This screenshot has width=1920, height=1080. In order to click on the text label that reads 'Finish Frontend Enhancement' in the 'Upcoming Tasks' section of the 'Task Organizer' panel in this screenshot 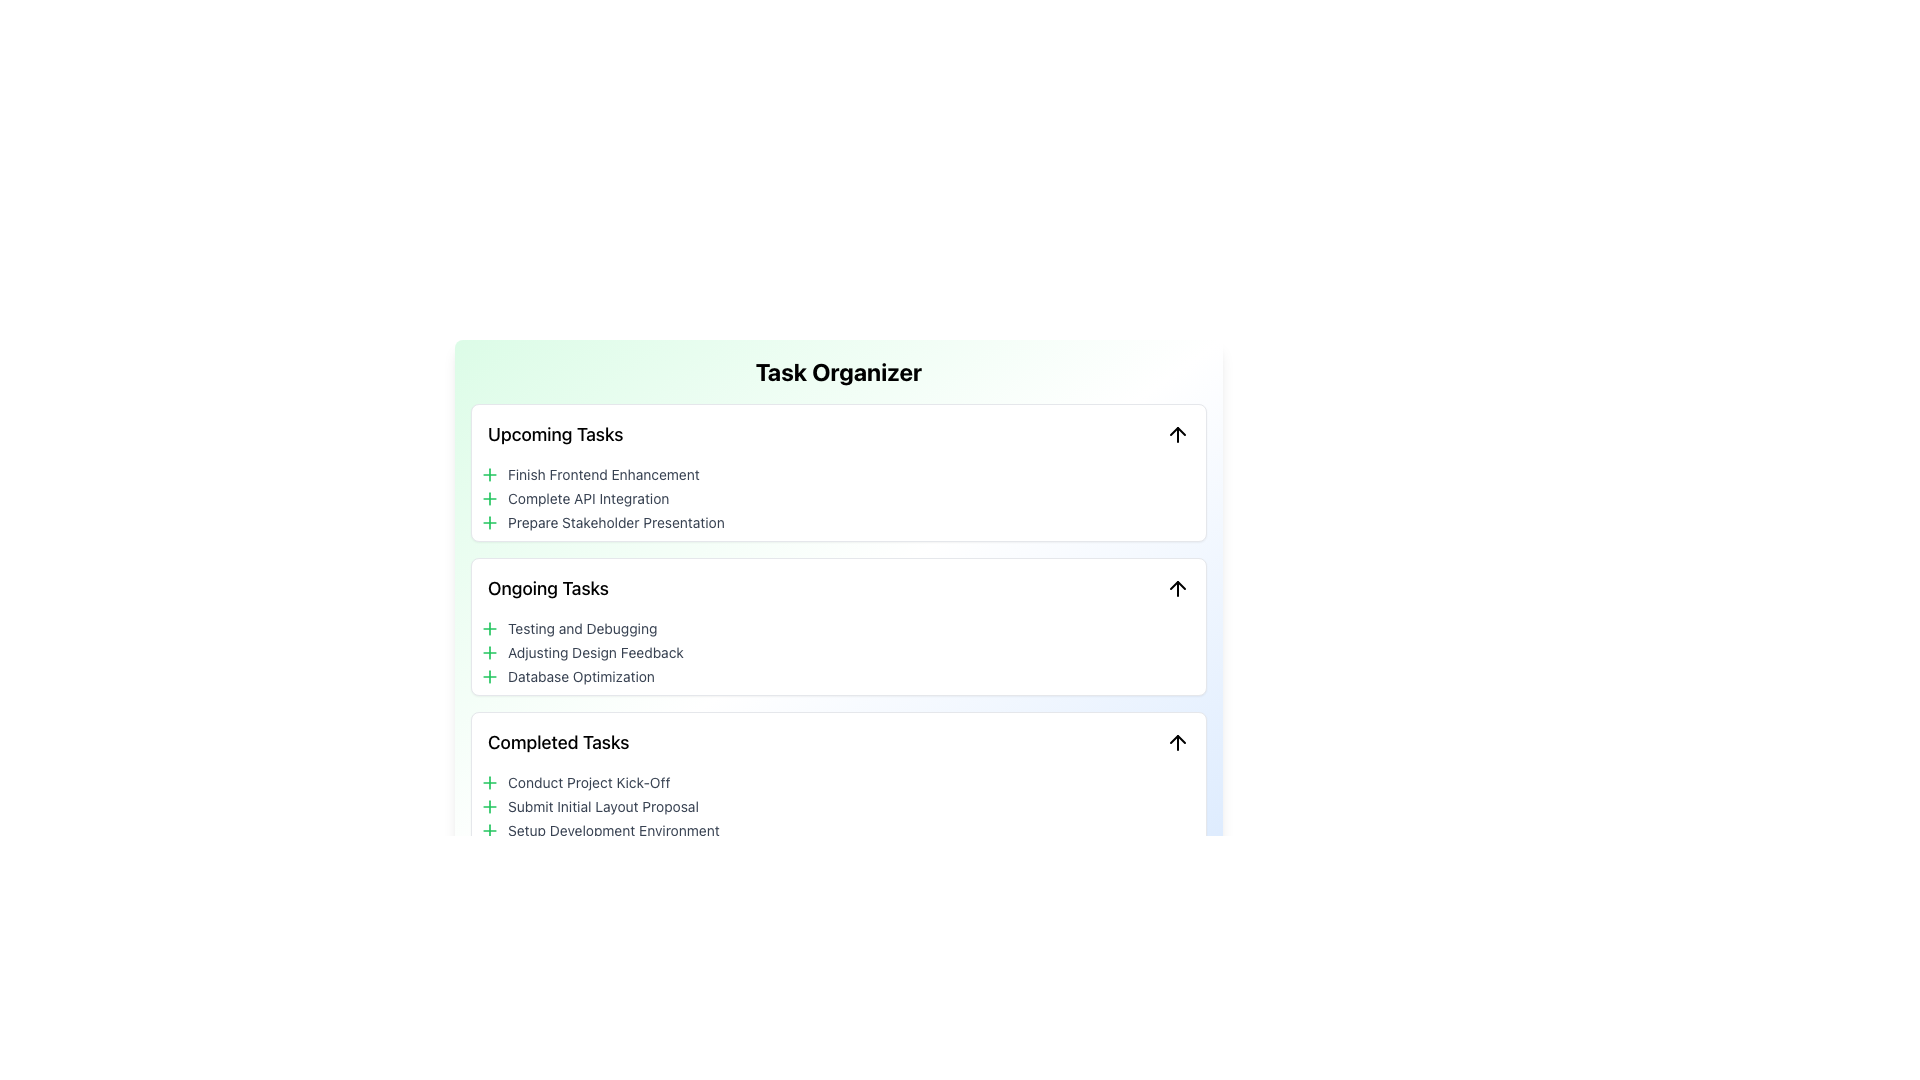, I will do `click(602, 474)`.